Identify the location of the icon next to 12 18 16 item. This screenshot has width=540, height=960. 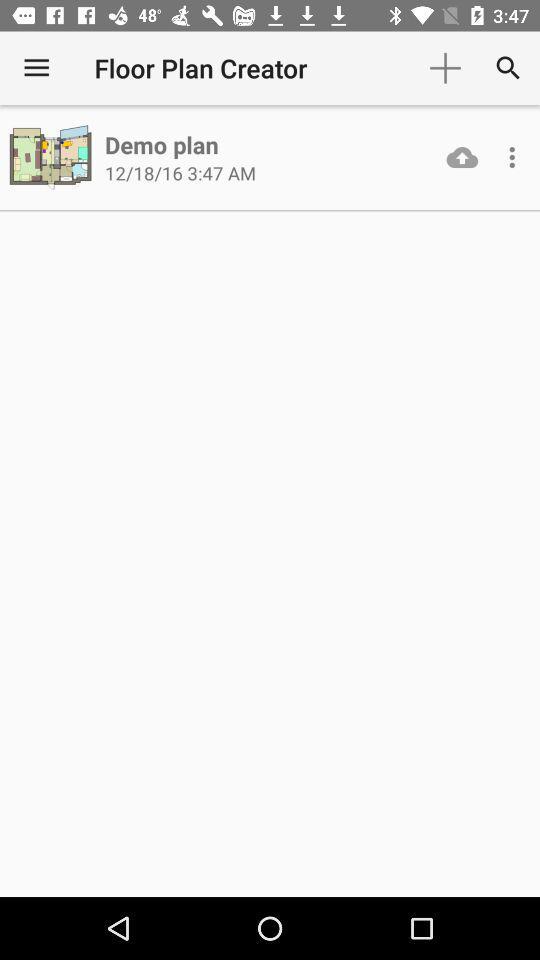
(462, 156).